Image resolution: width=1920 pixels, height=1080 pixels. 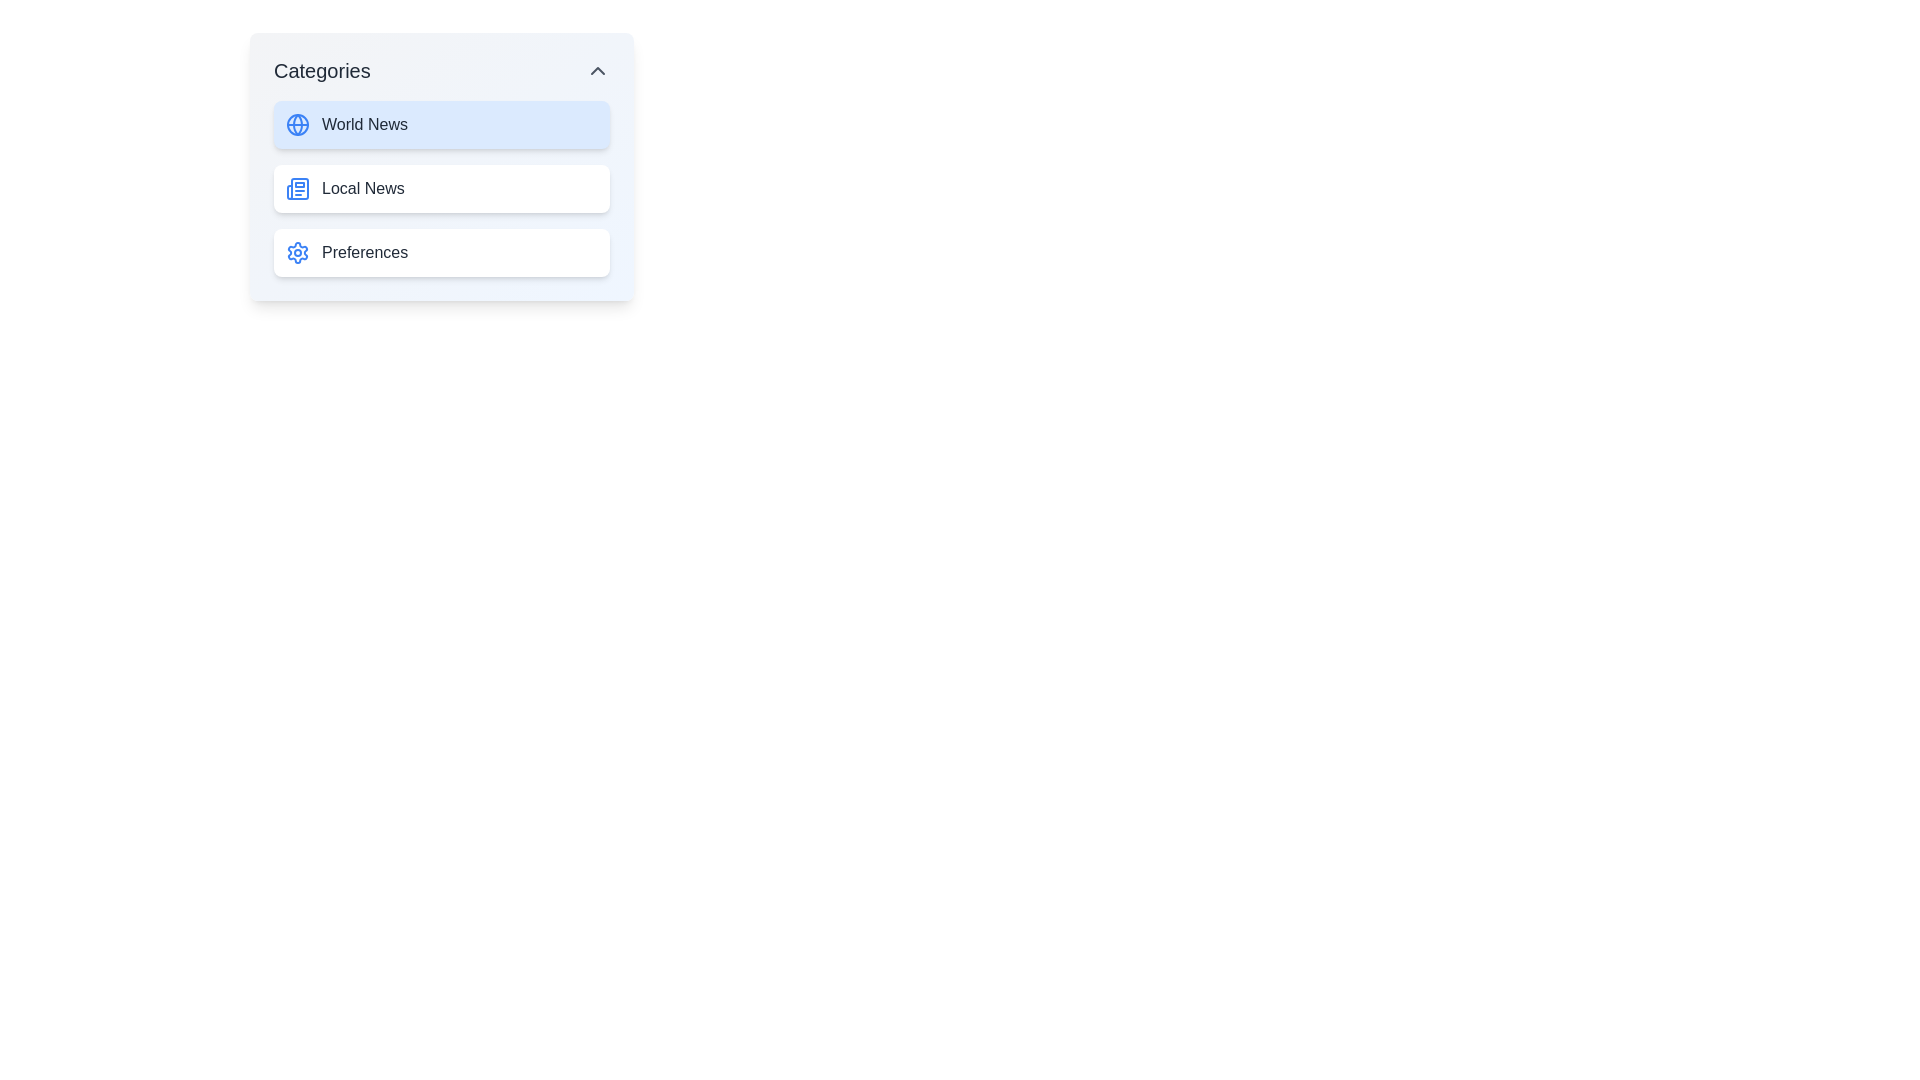 I want to click on the central circular icon of the globe within the 'World News' tab, which is characterized by its blue strokes and is positioned at the top of the category options list, so click(x=296, y=124).